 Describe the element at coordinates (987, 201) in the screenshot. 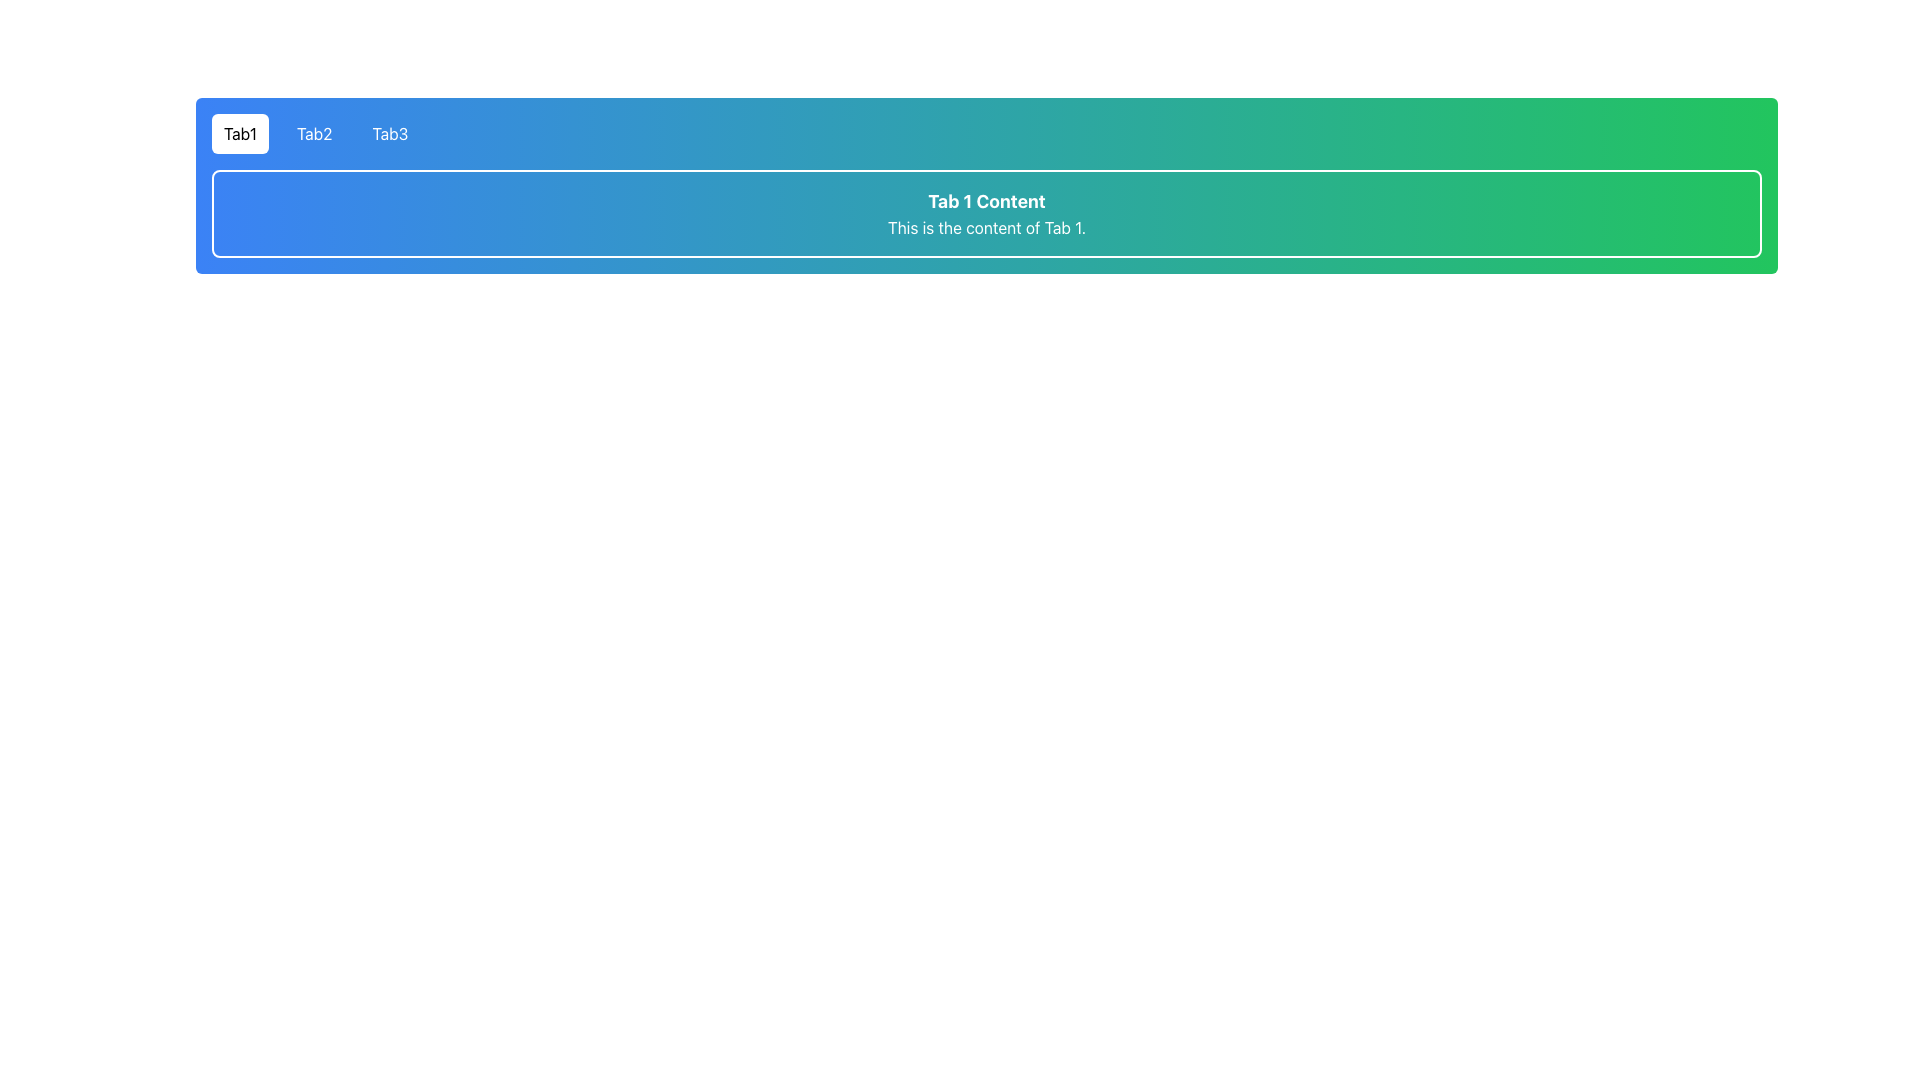

I see `the static text element titled 'Tab 1 Content' that indicates the active section currently being viewed` at that location.